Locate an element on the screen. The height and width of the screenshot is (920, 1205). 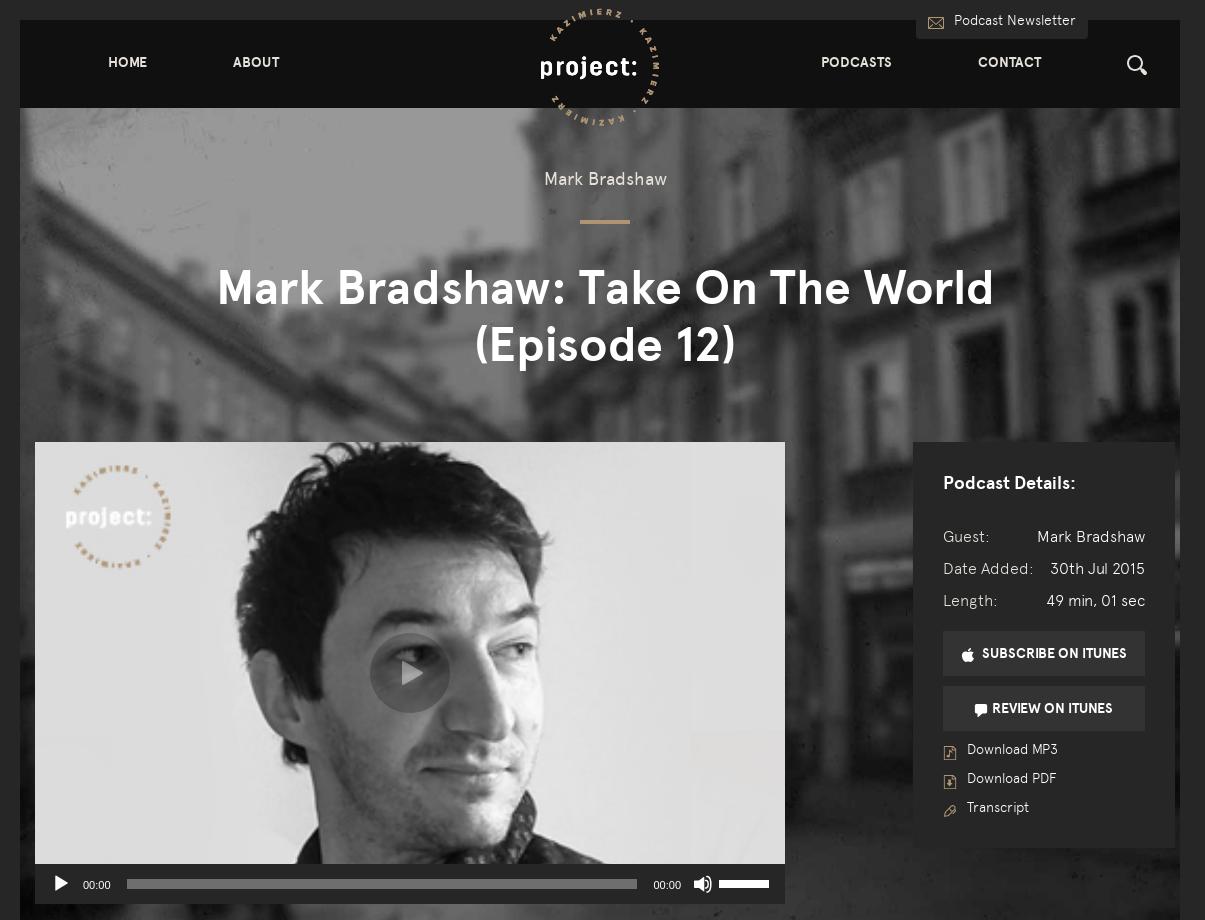
'Download PDF' is located at coordinates (1008, 778).